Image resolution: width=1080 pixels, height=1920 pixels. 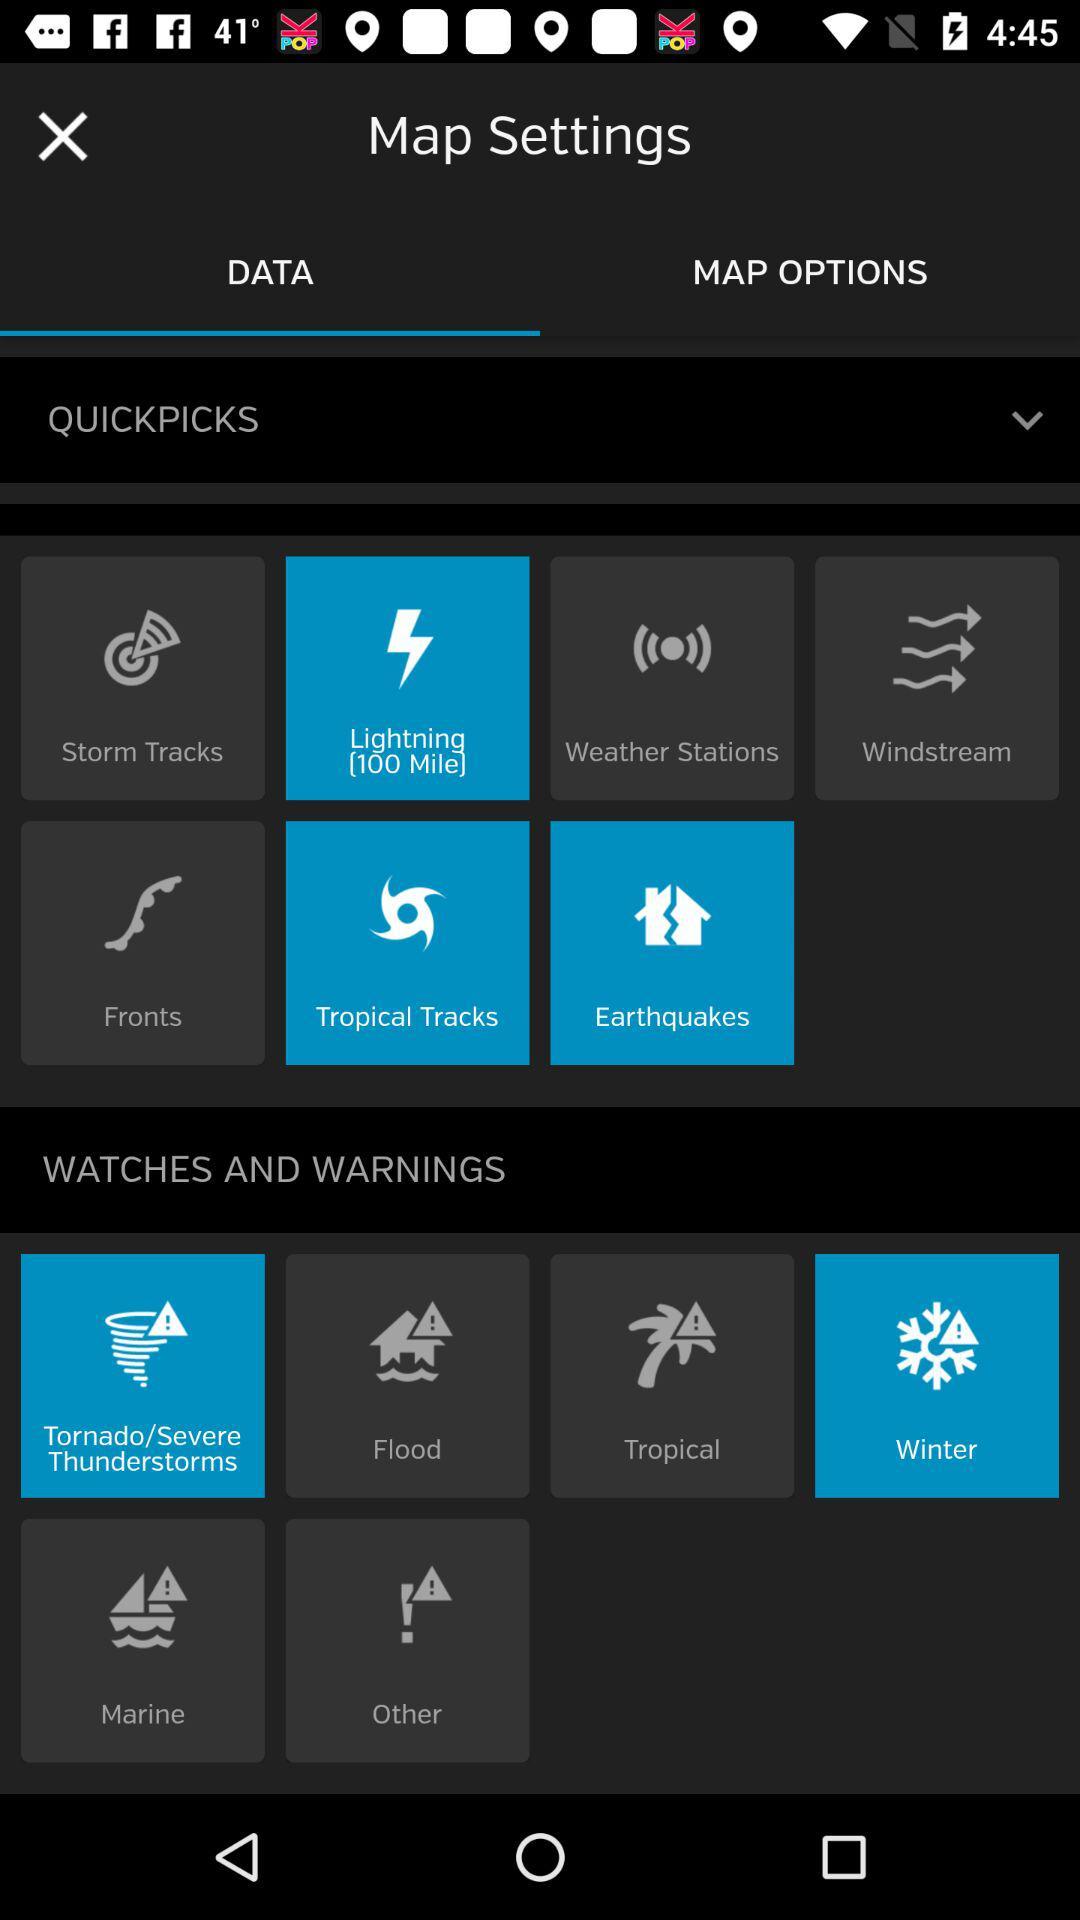 I want to click on access favorites menu, so click(x=1027, y=419).